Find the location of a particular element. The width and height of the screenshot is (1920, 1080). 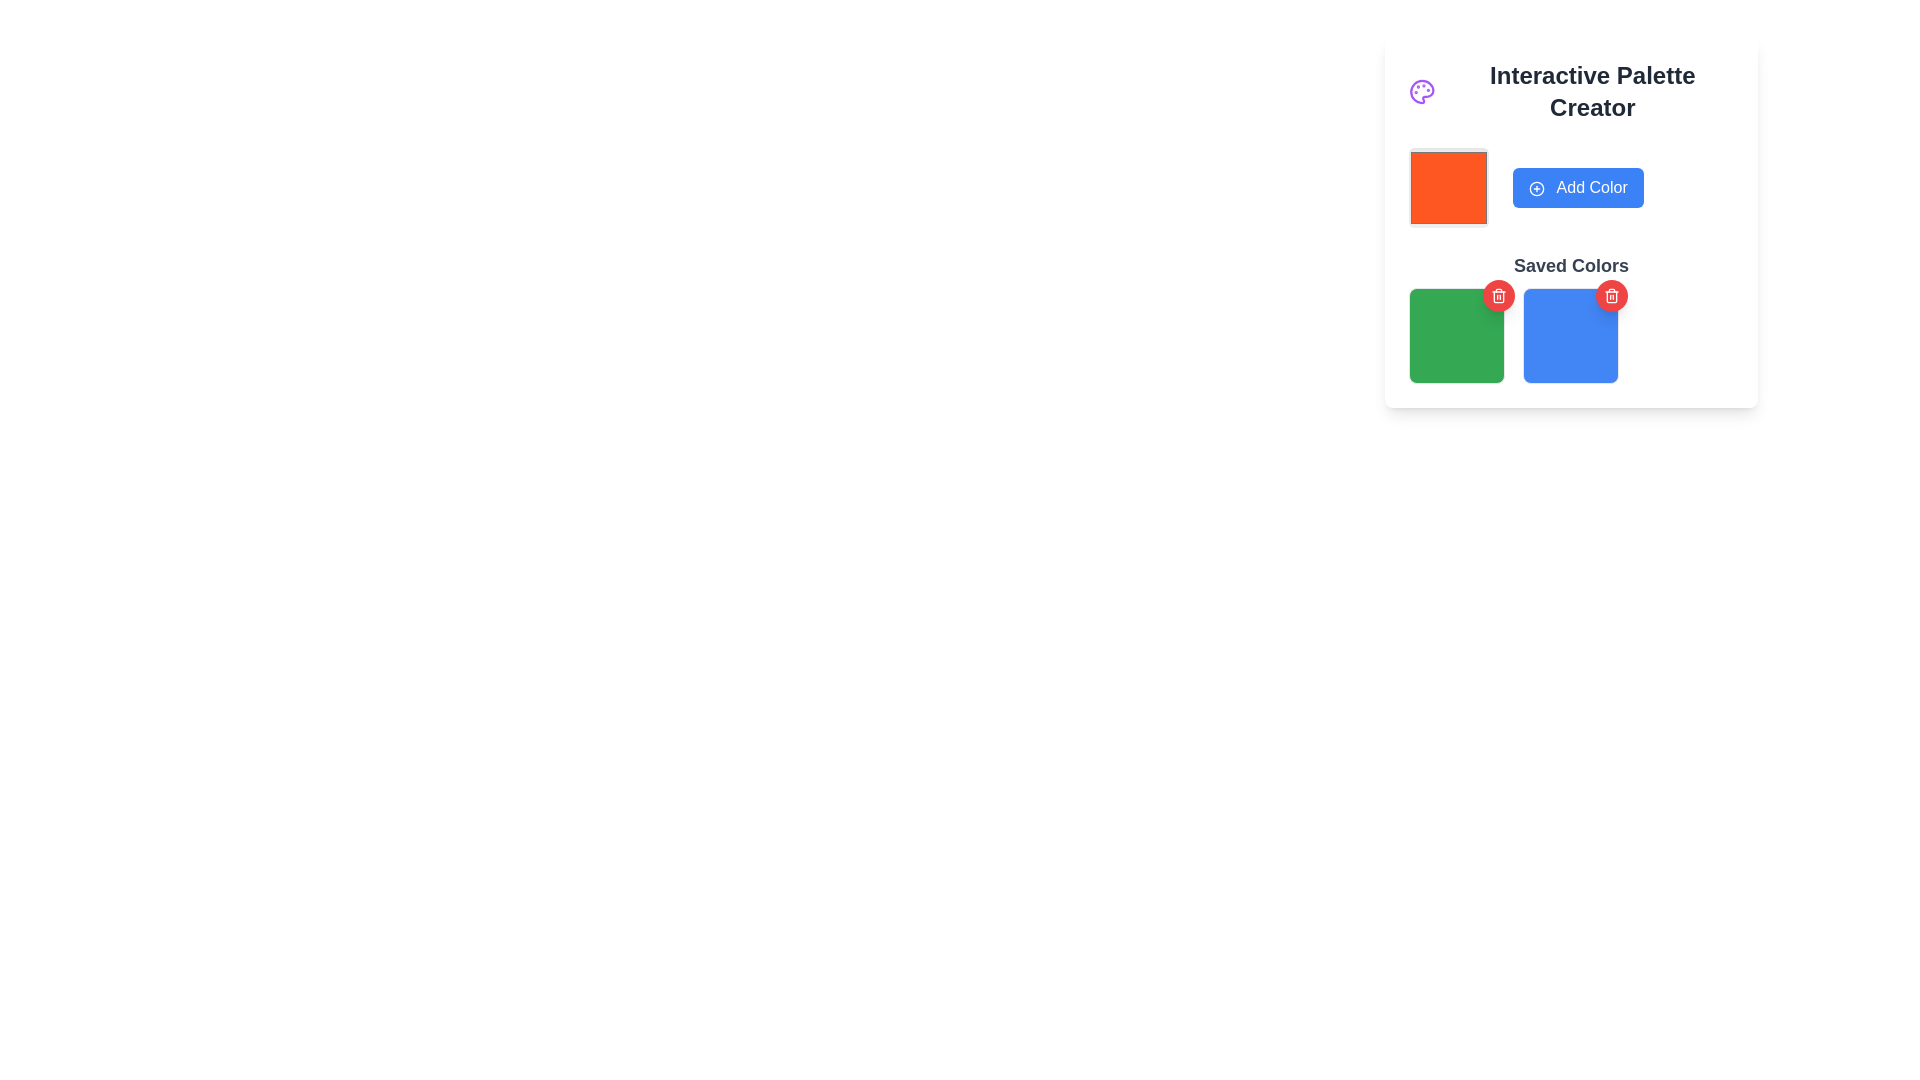

the 'Add Color' button in the color preview component located in the top middle section of the 'Interactive Palette Creator' interface is located at coordinates (1570, 188).